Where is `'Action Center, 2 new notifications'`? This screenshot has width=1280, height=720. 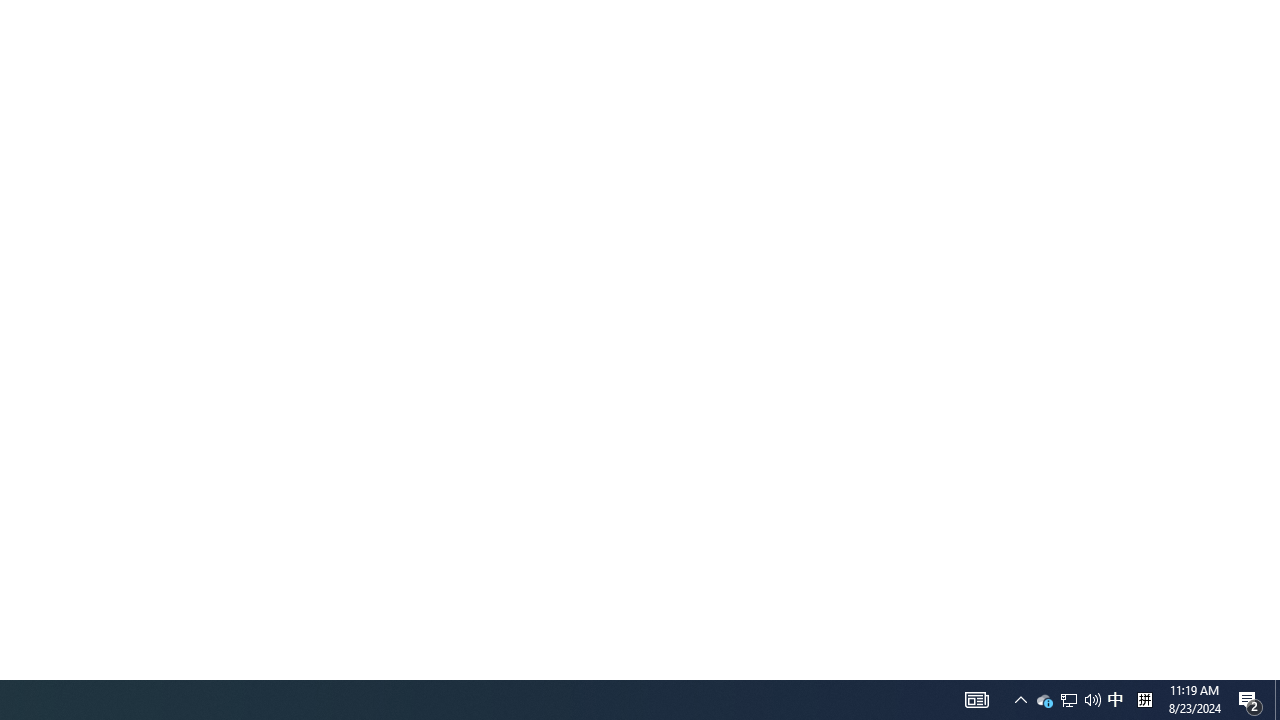 'Action Center, 2 new notifications' is located at coordinates (1250, 698).